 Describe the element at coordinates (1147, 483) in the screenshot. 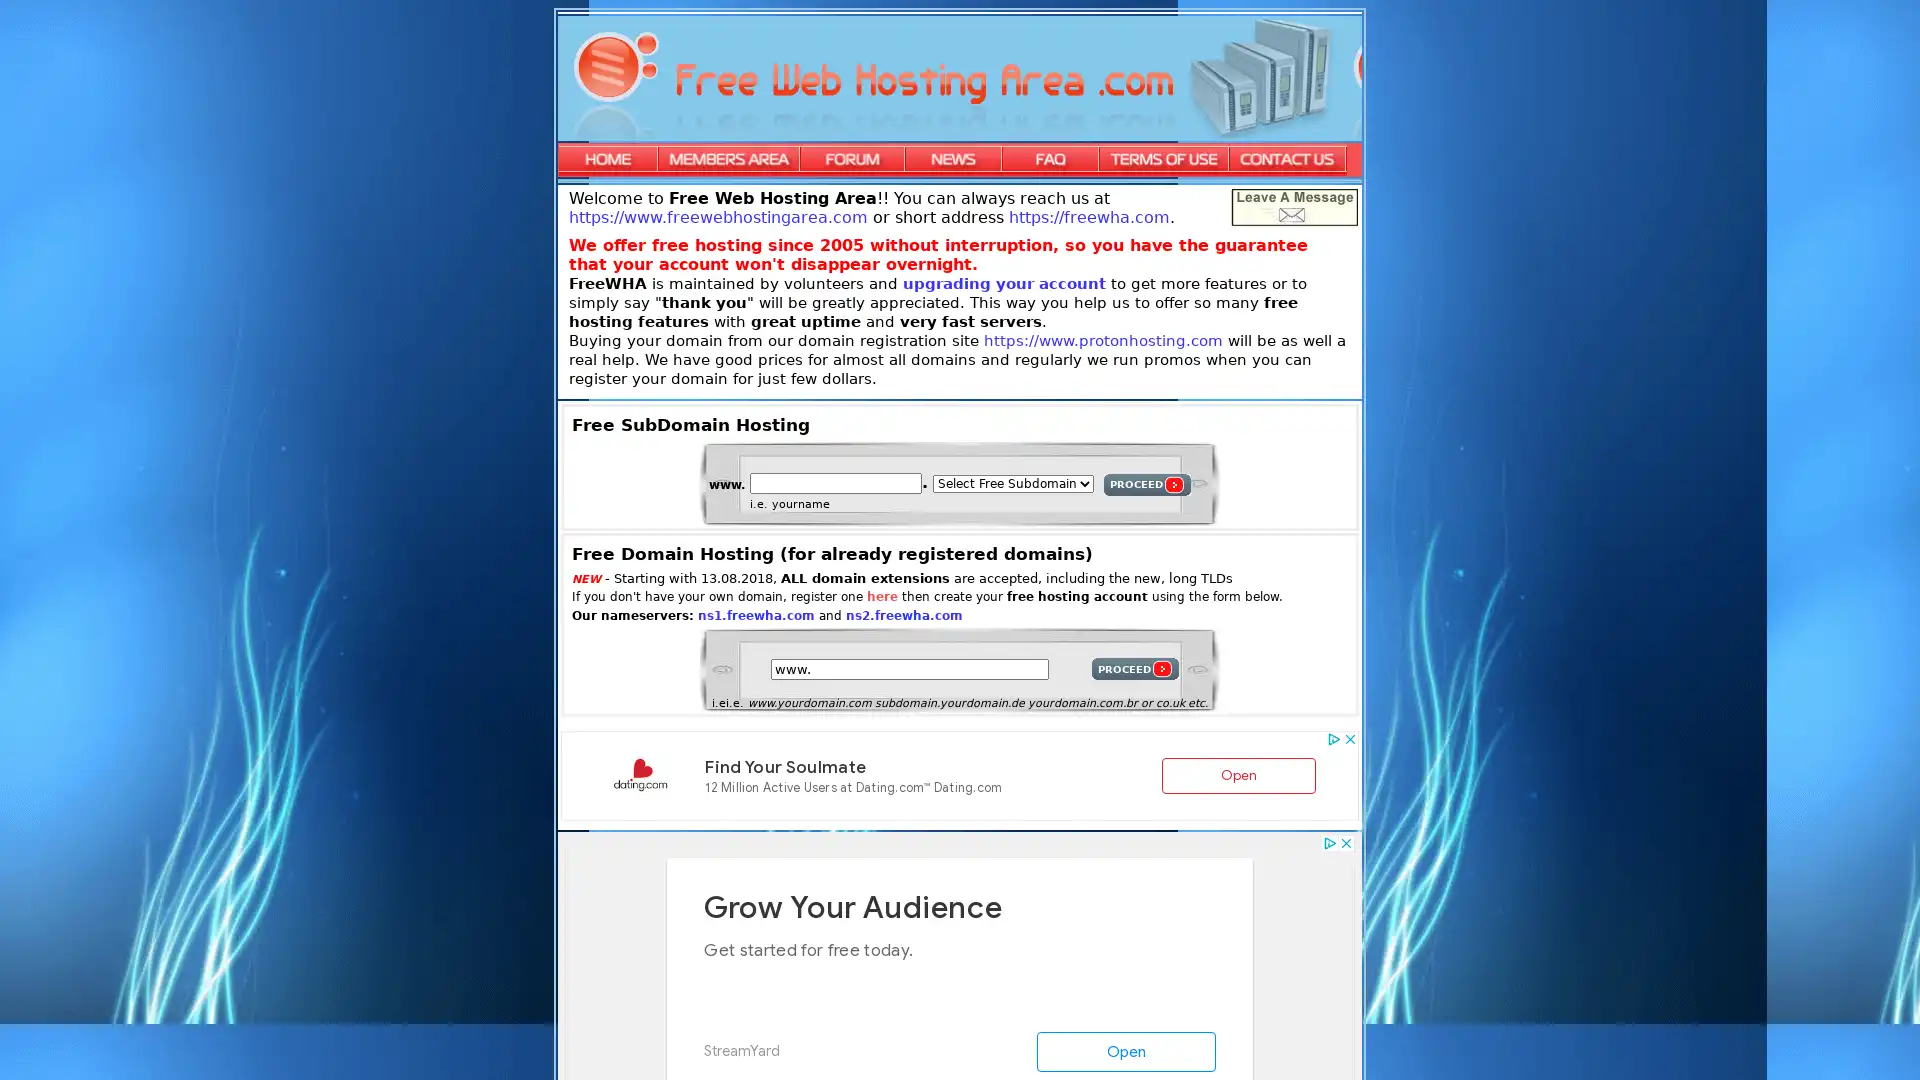

I see `PROCEED` at that location.